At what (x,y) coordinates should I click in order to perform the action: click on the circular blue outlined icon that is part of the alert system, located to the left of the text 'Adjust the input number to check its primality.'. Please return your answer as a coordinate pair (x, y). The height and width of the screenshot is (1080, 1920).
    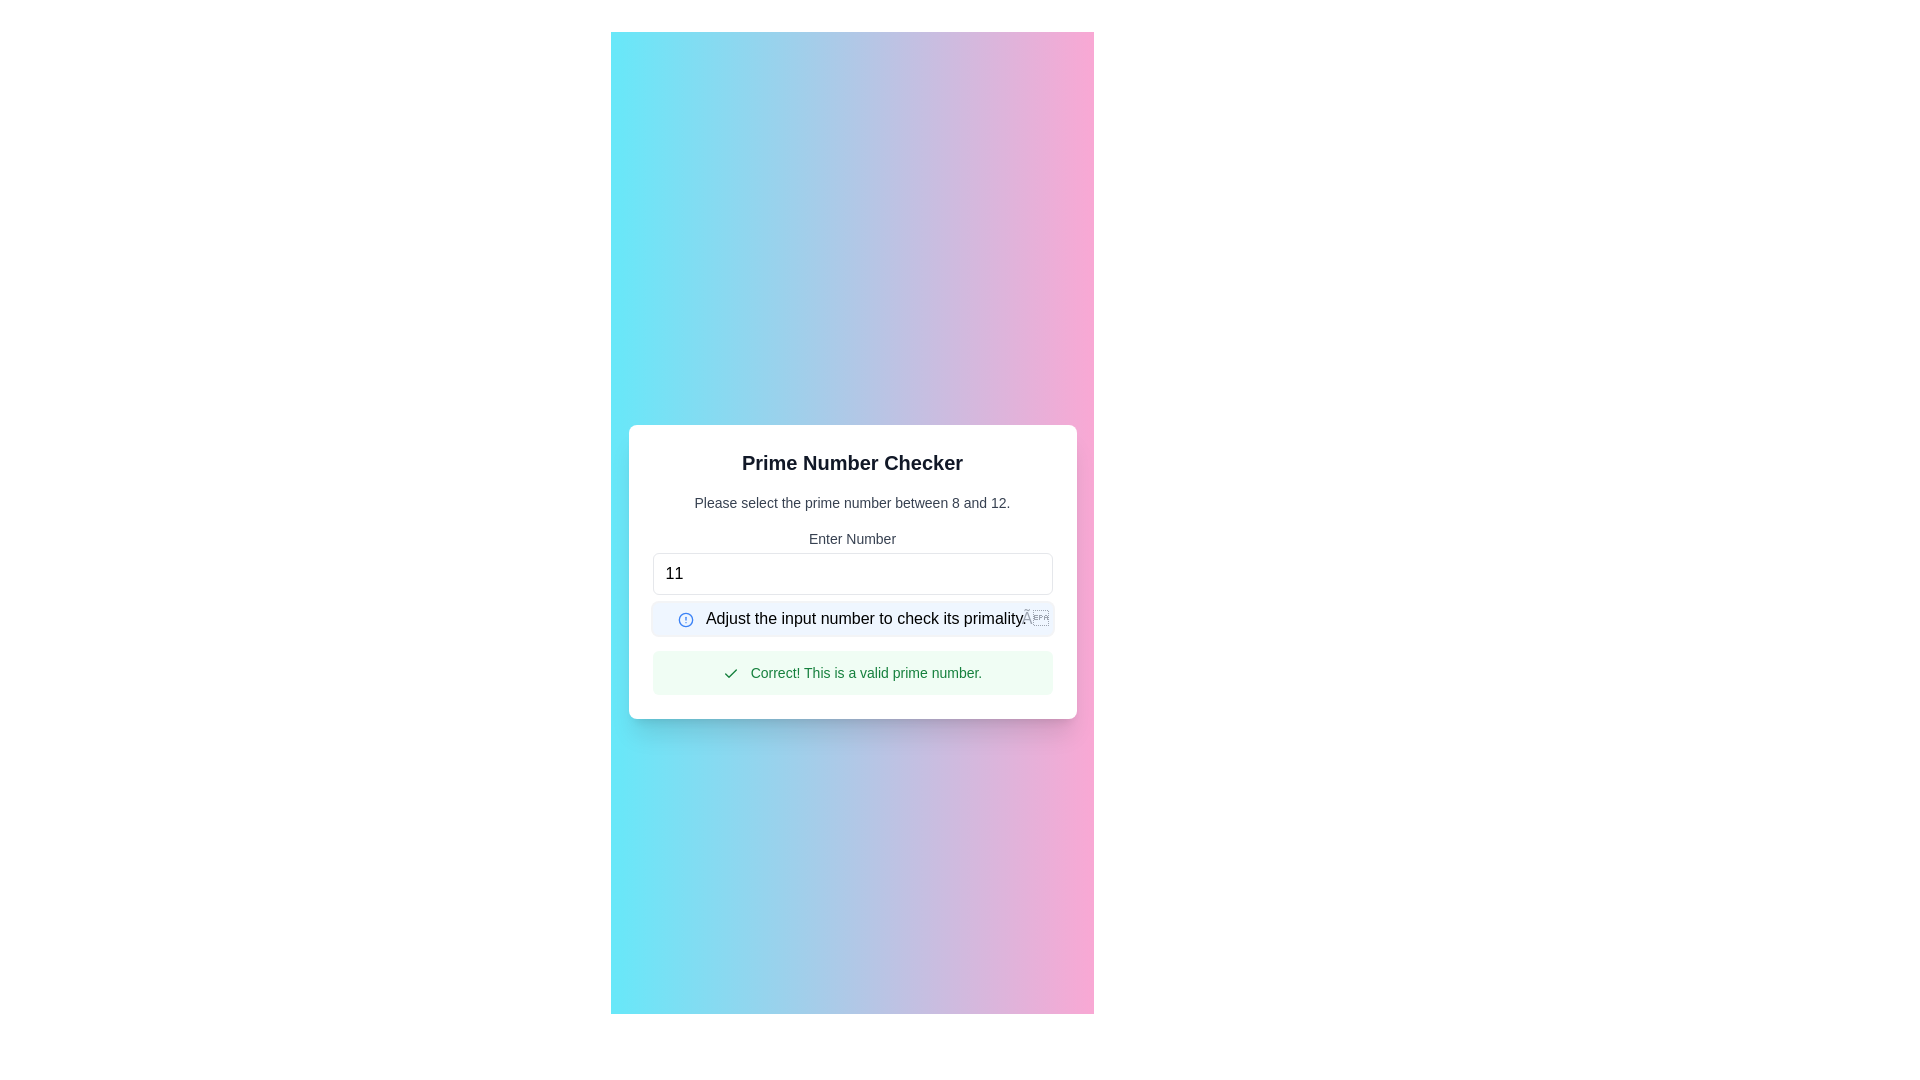
    Looking at the image, I should click on (686, 618).